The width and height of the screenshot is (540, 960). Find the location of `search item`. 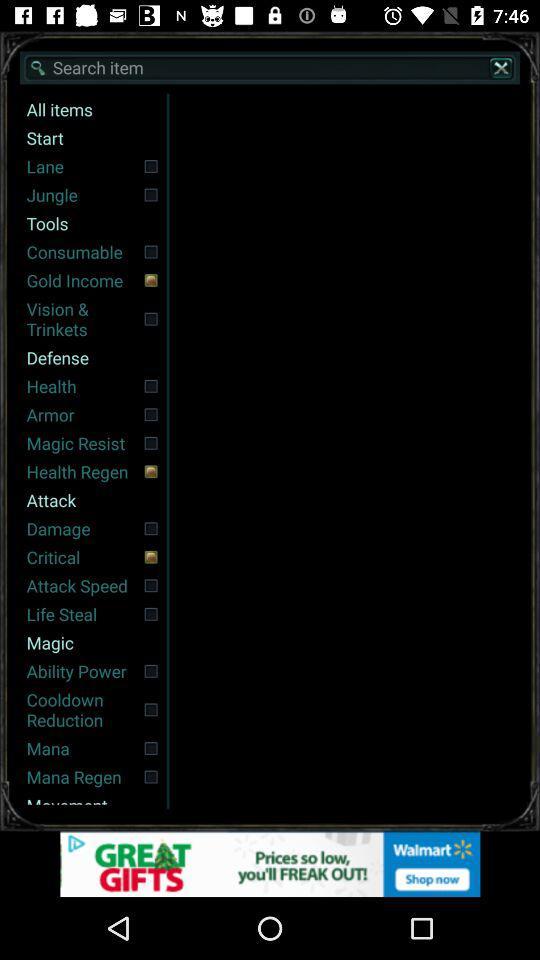

search item is located at coordinates (270, 67).